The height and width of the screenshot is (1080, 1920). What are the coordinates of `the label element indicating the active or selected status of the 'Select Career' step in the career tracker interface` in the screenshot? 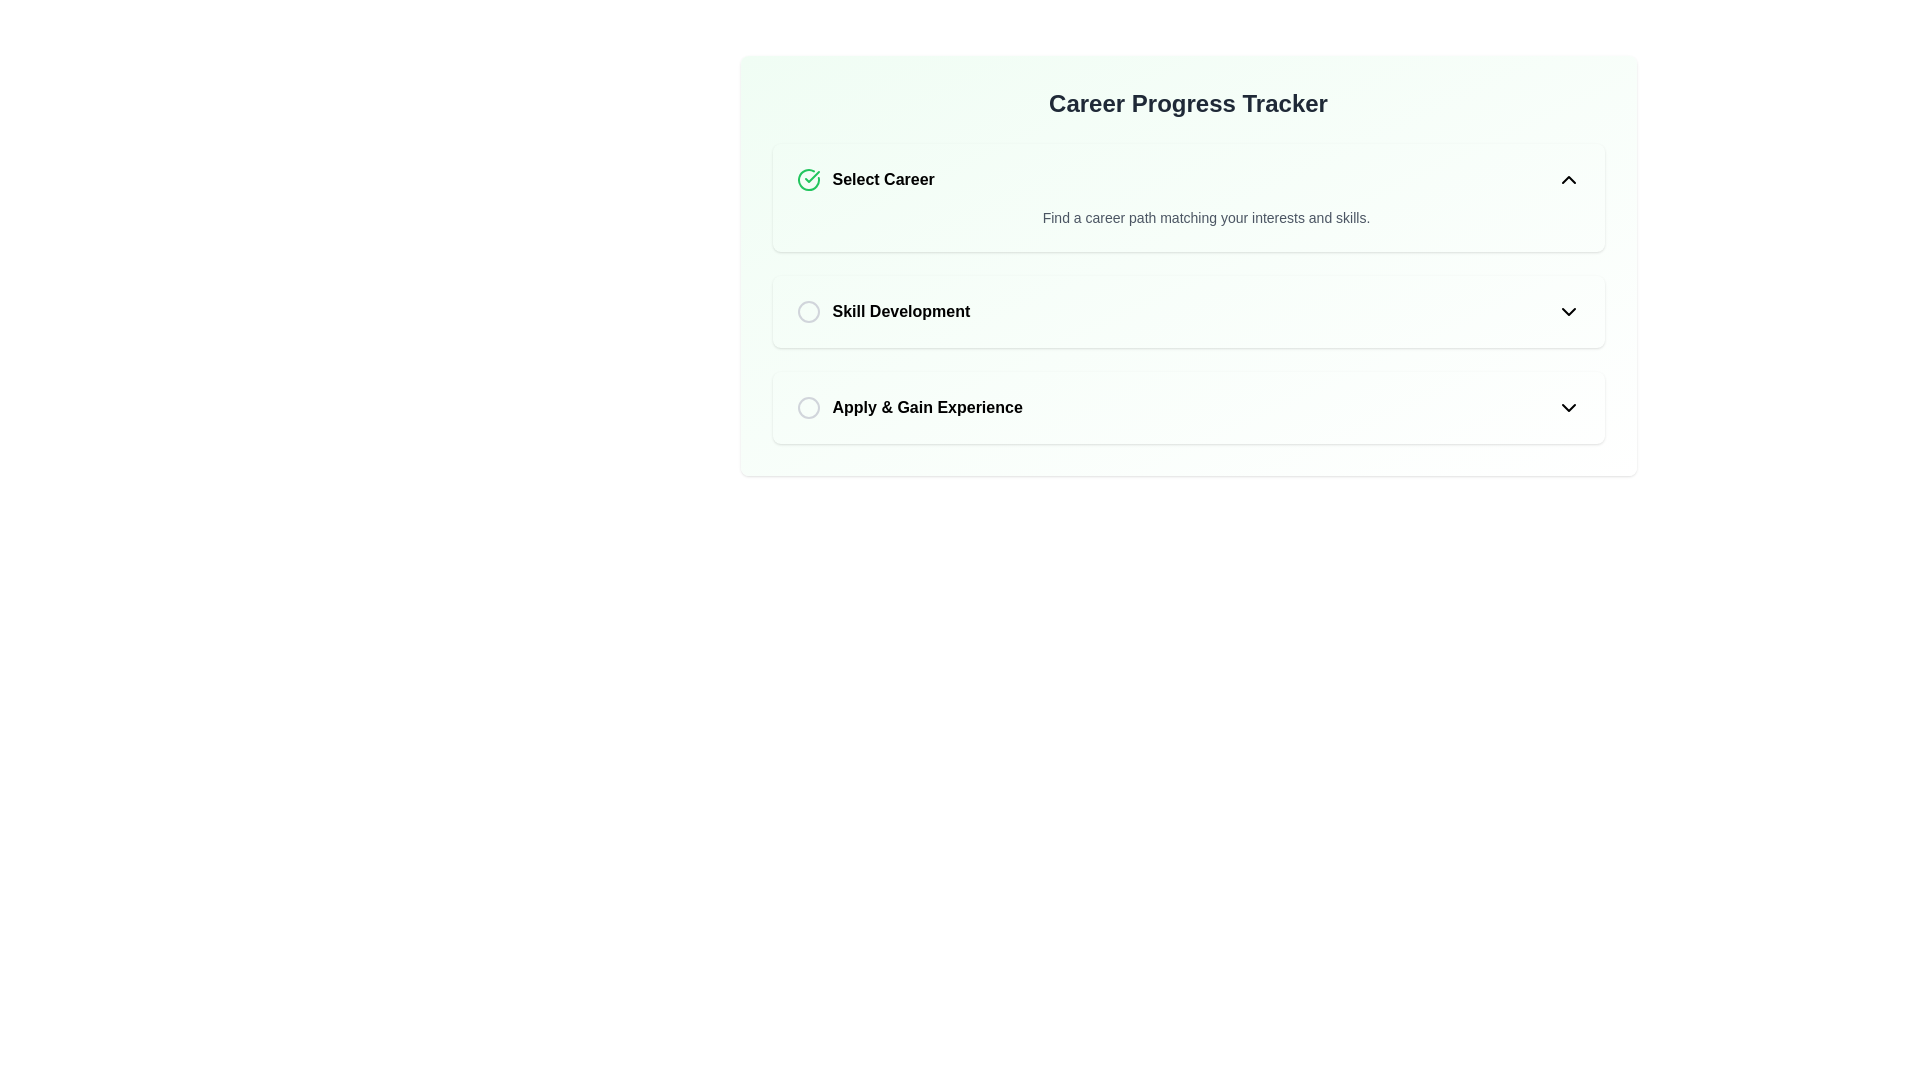 It's located at (865, 180).